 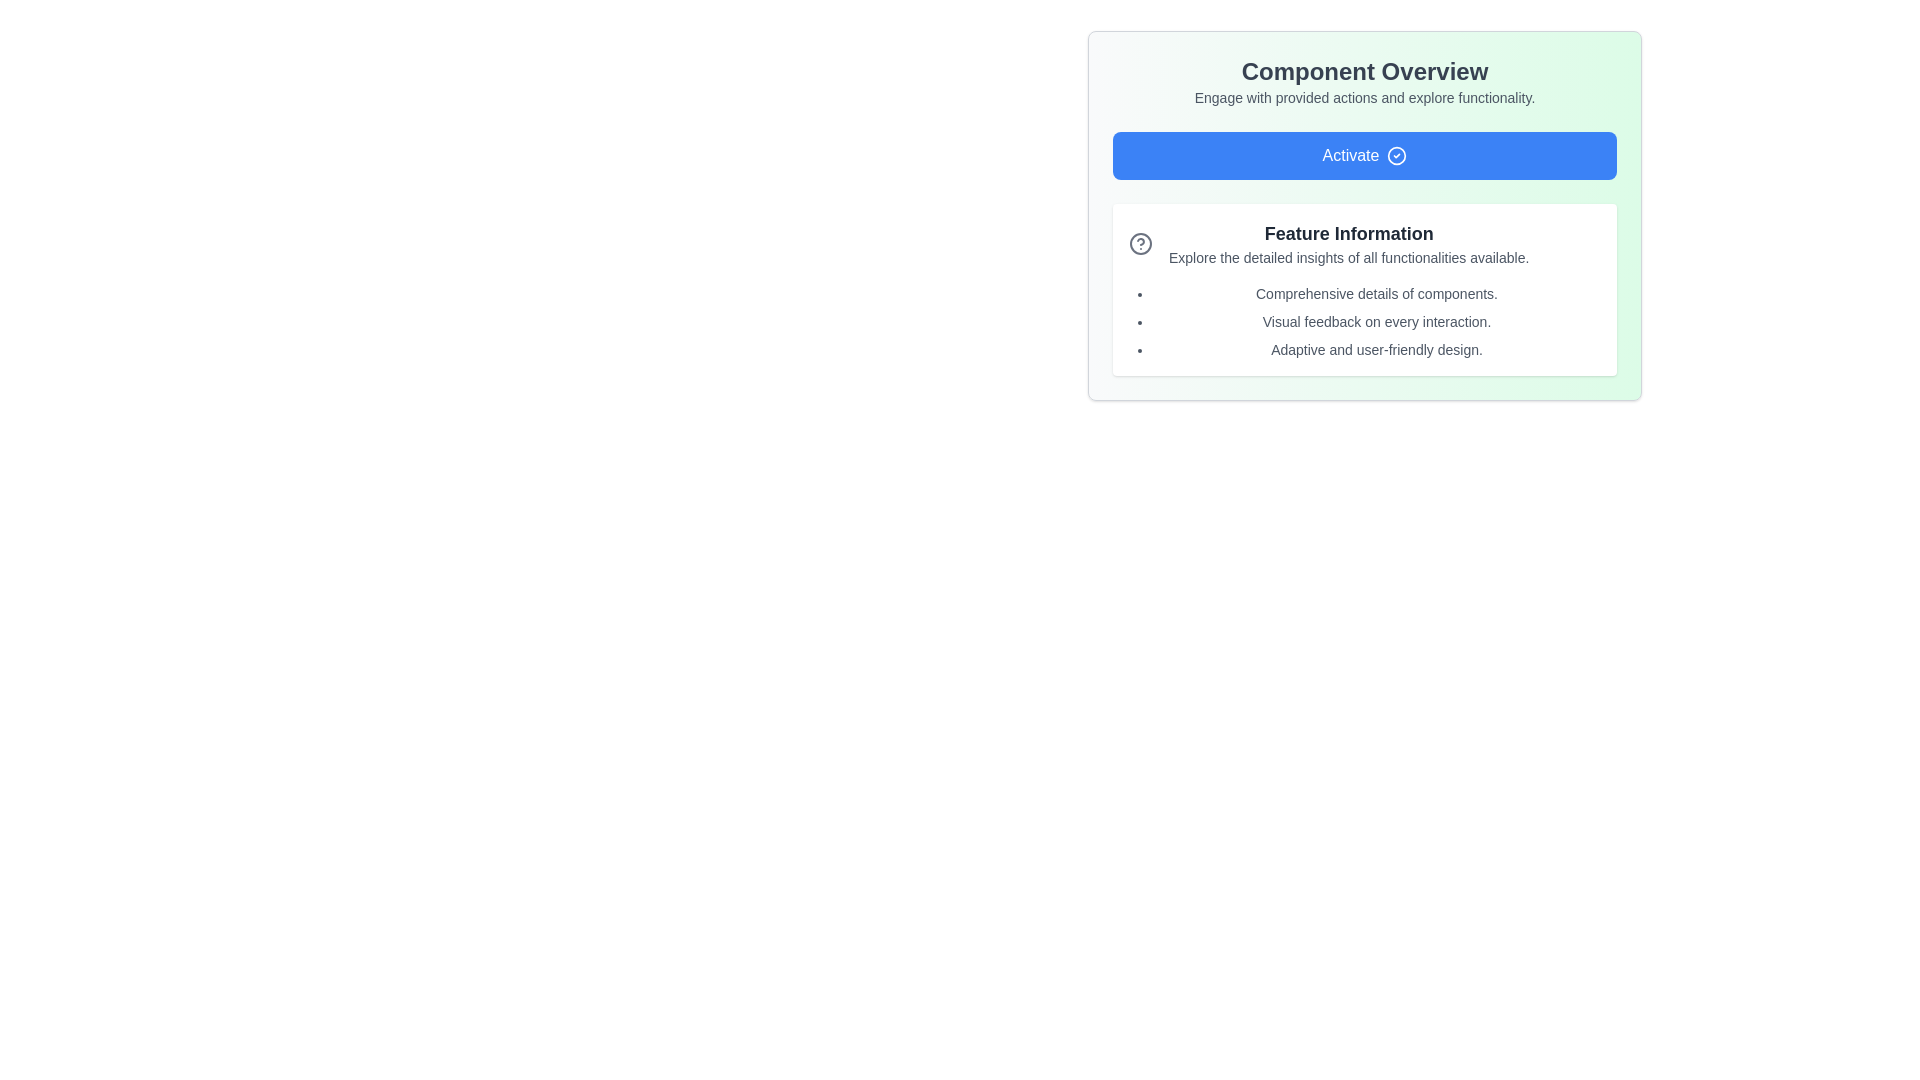 What do you see at coordinates (1376, 349) in the screenshot?
I see `text of the third bulleted item in the 'Feature Information' section, which provides an informational description related to application features` at bounding box center [1376, 349].